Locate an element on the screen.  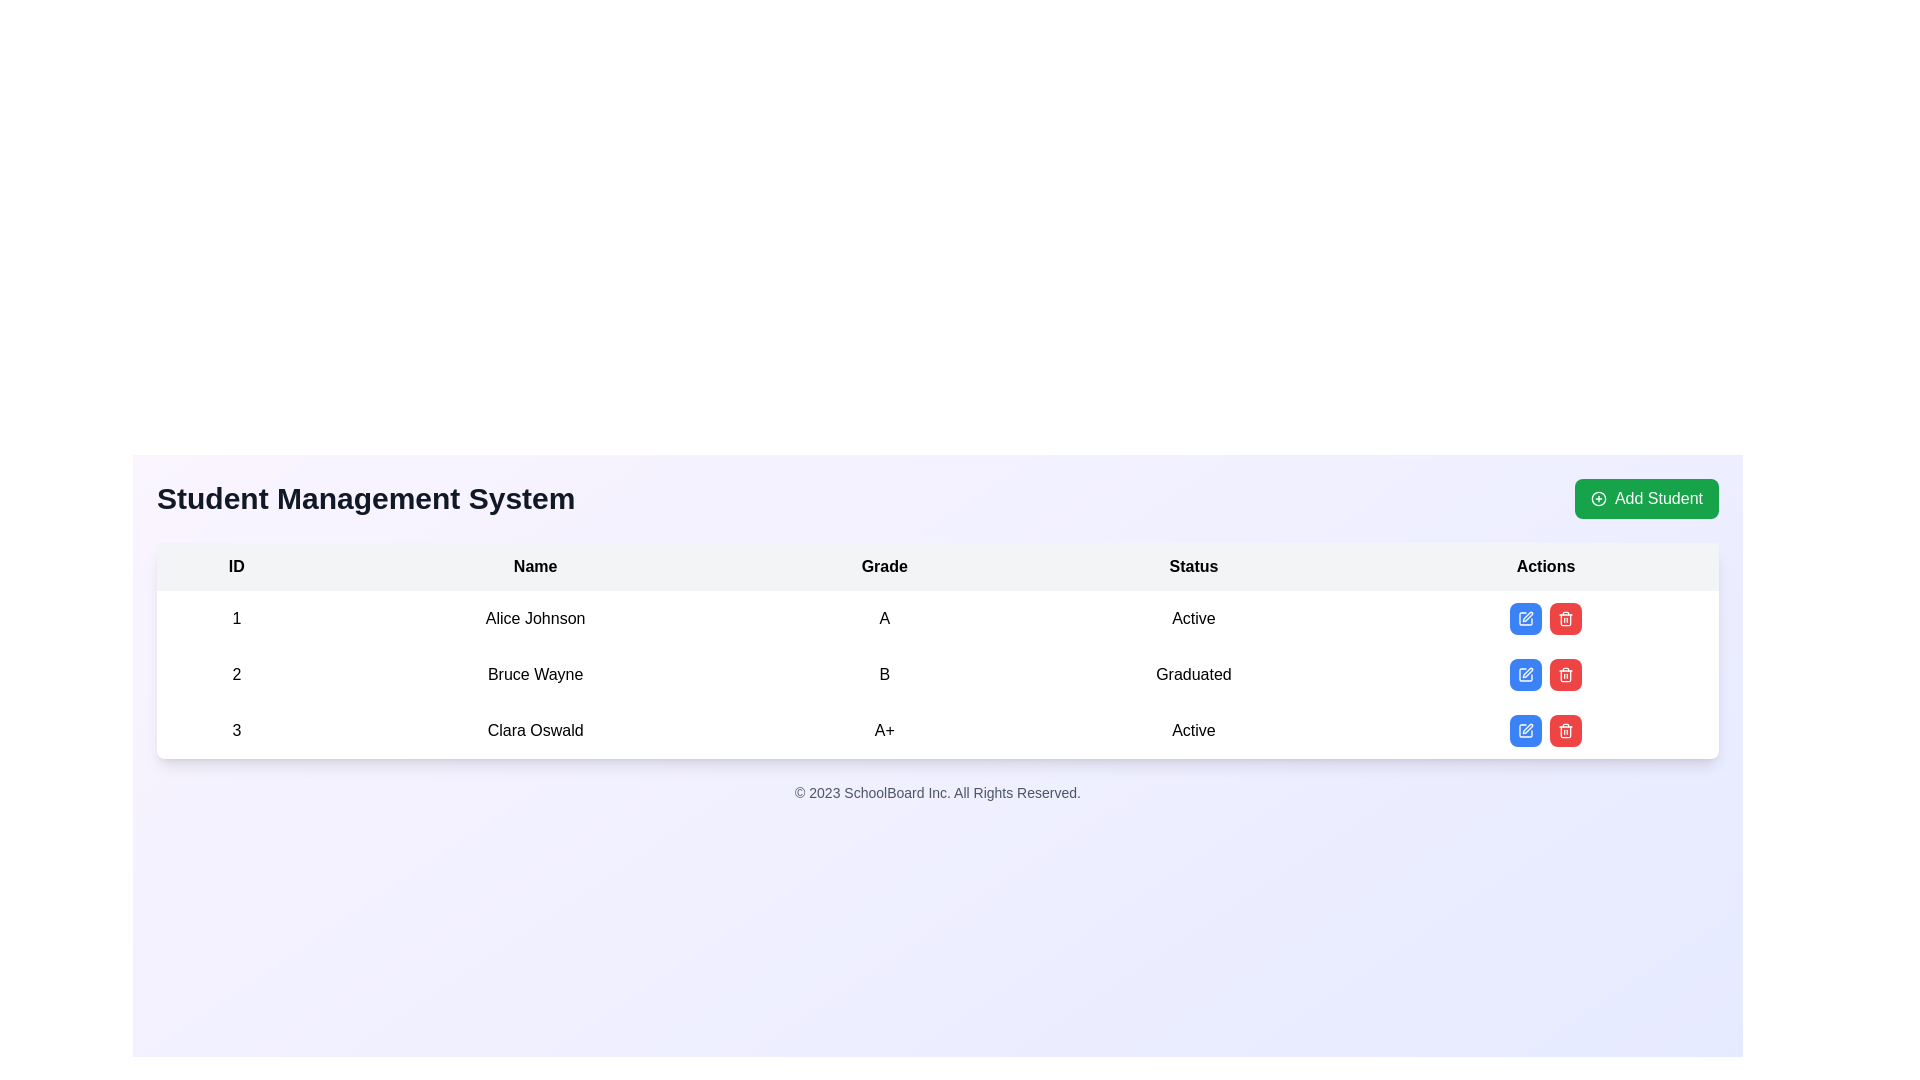
the text label displaying the grade for 'Alice Johnson' is located at coordinates (883, 617).